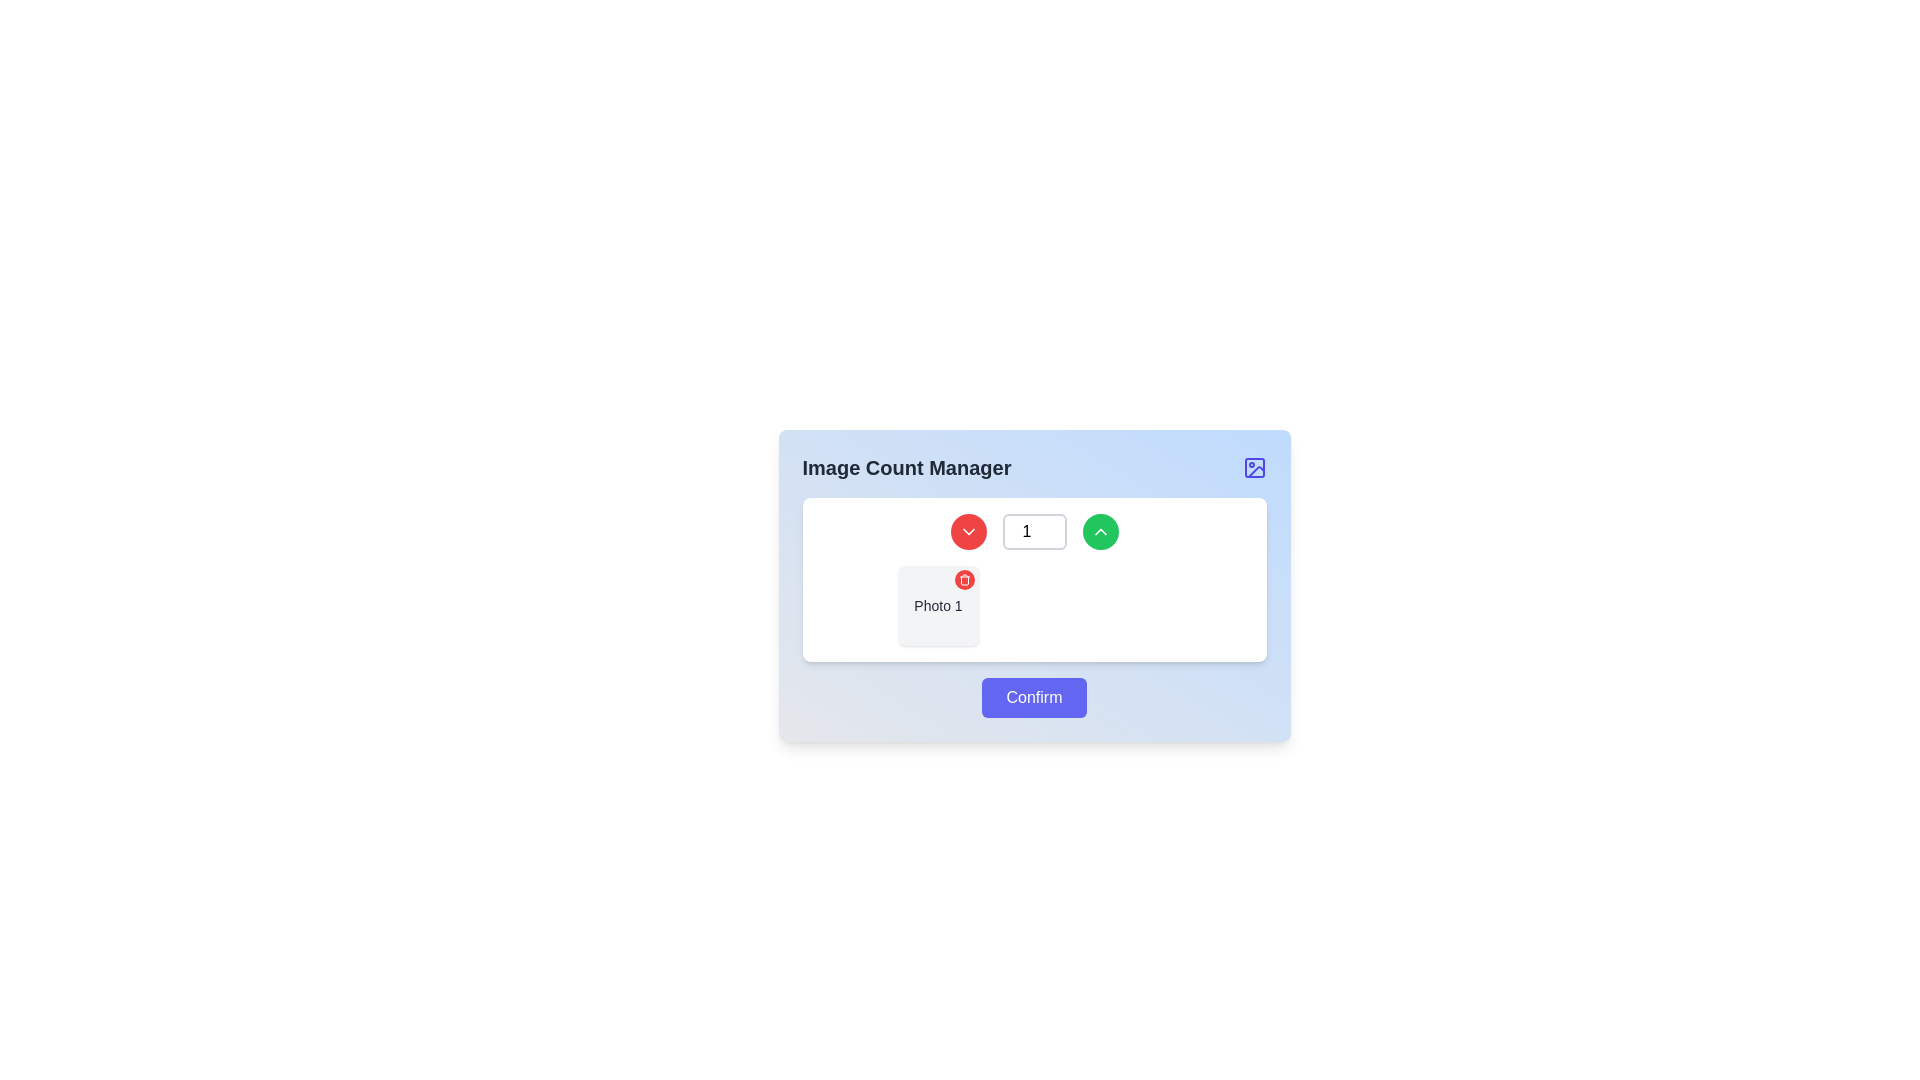 The width and height of the screenshot is (1920, 1080). Describe the element at coordinates (1253, 467) in the screenshot. I see `the small, blue-outlined square icon located in the top-right corner of the 'Image Count Manager' modal` at that location.